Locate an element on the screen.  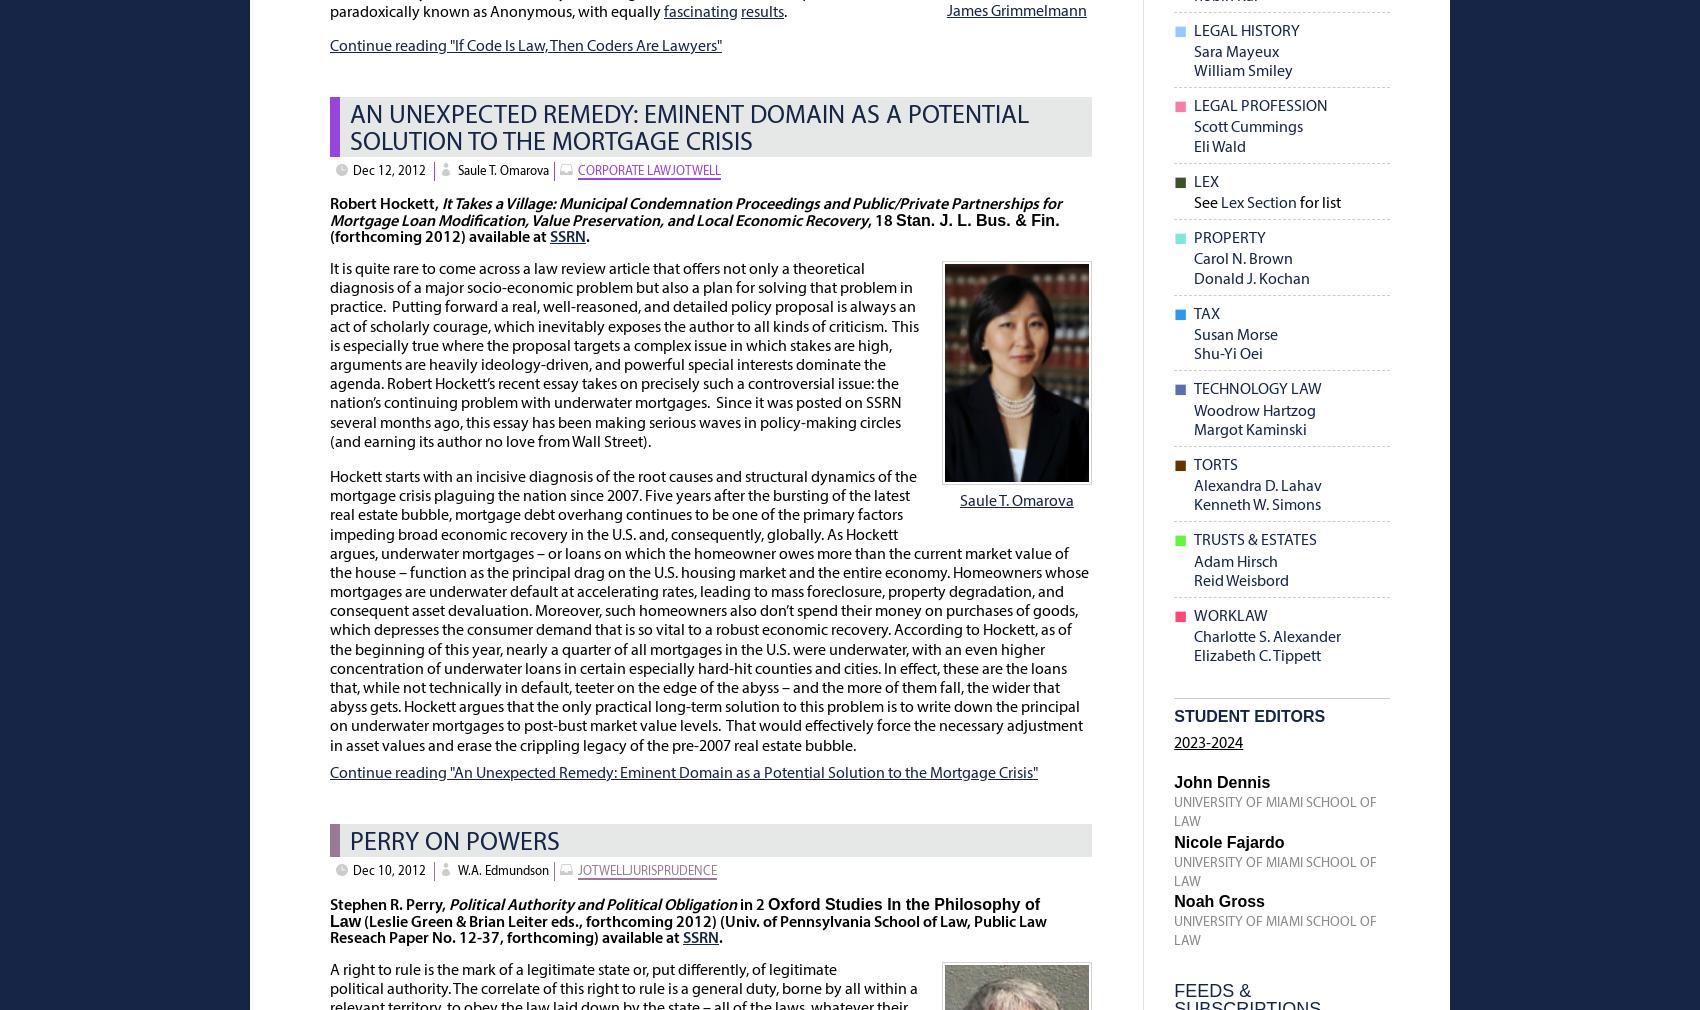
'William Smiley' is located at coordinates (1242, 71).